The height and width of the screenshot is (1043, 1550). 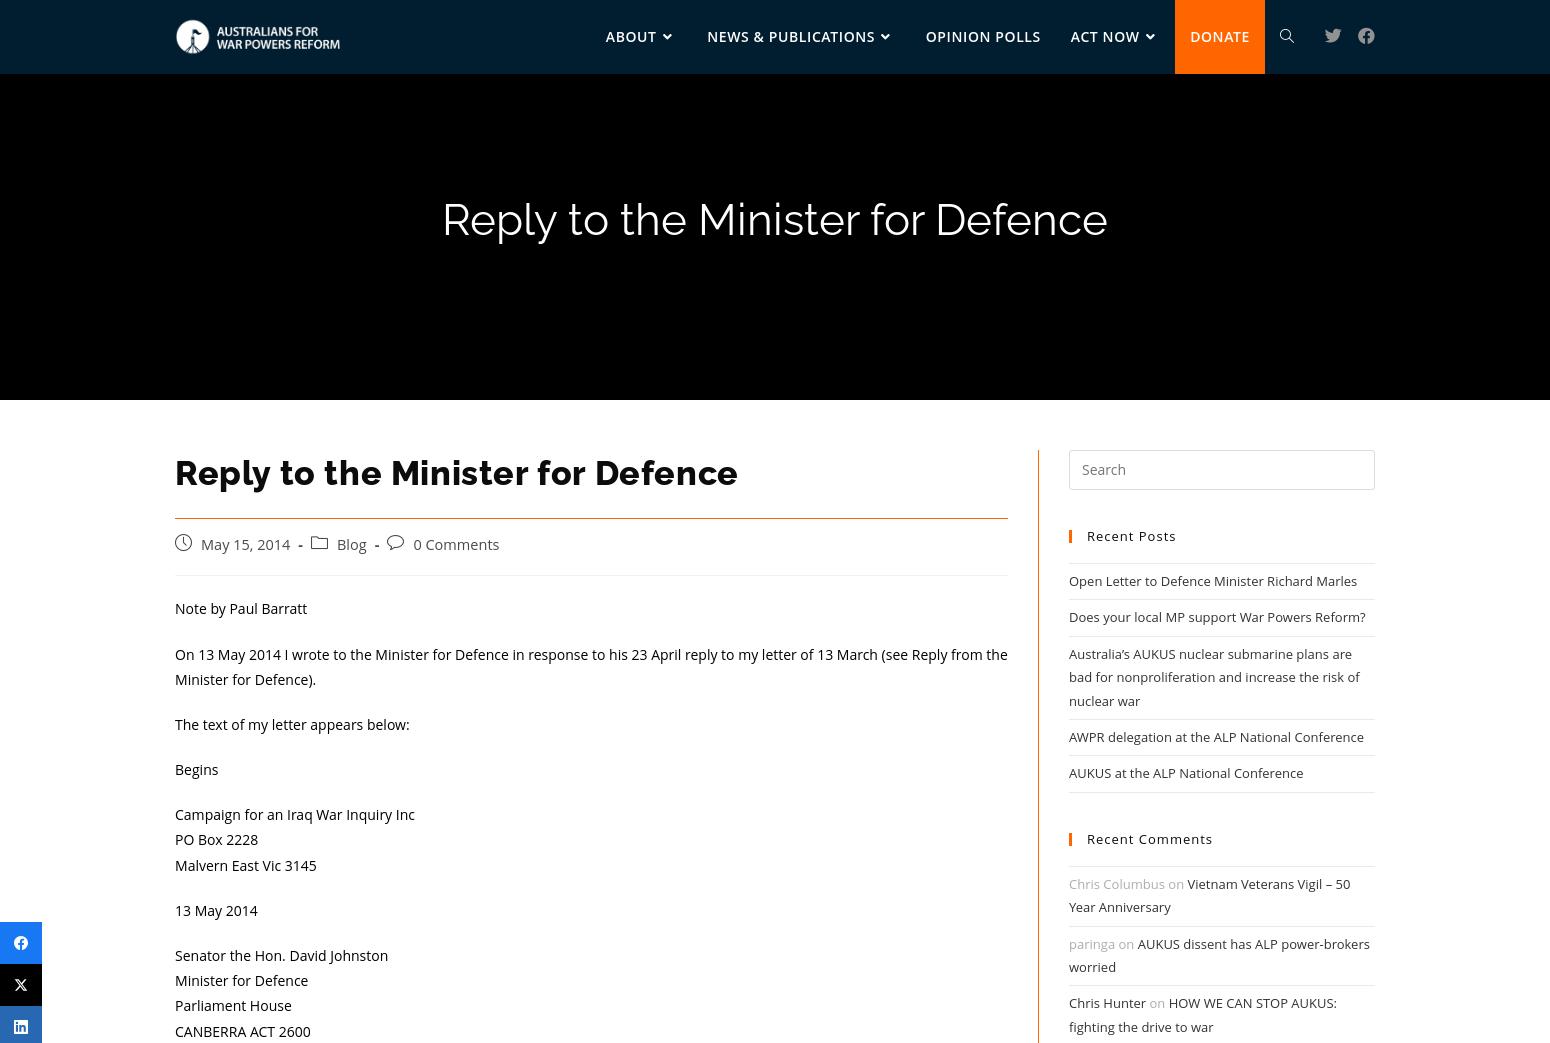 What do you see at coordinates (1217, 616) in the screenshot?
I see `'Does your local MP support War Powers Reform?'` at bounding box center [1217, 616].